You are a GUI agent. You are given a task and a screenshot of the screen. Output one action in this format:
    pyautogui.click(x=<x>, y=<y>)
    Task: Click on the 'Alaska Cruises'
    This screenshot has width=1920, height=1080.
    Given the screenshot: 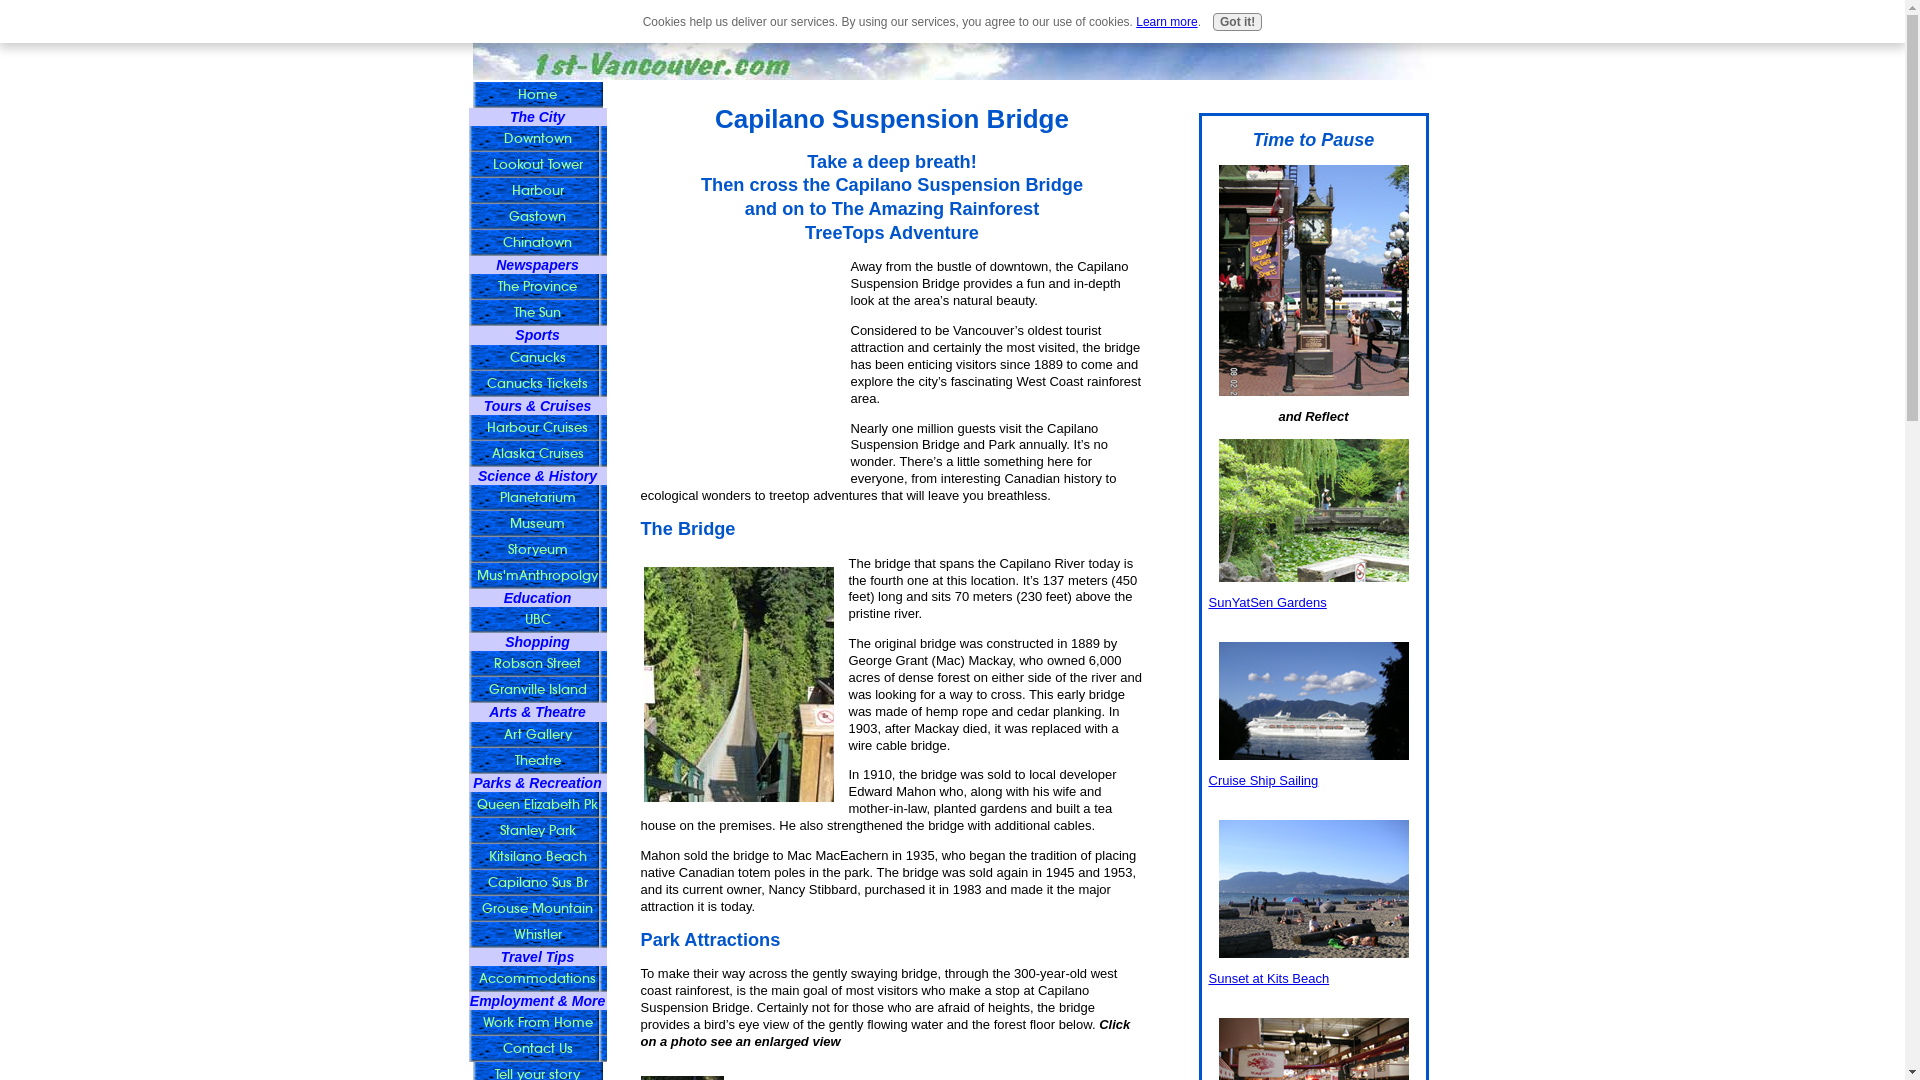 What is the action you would take?
    pyautogui.click(x=537, y=454)
    